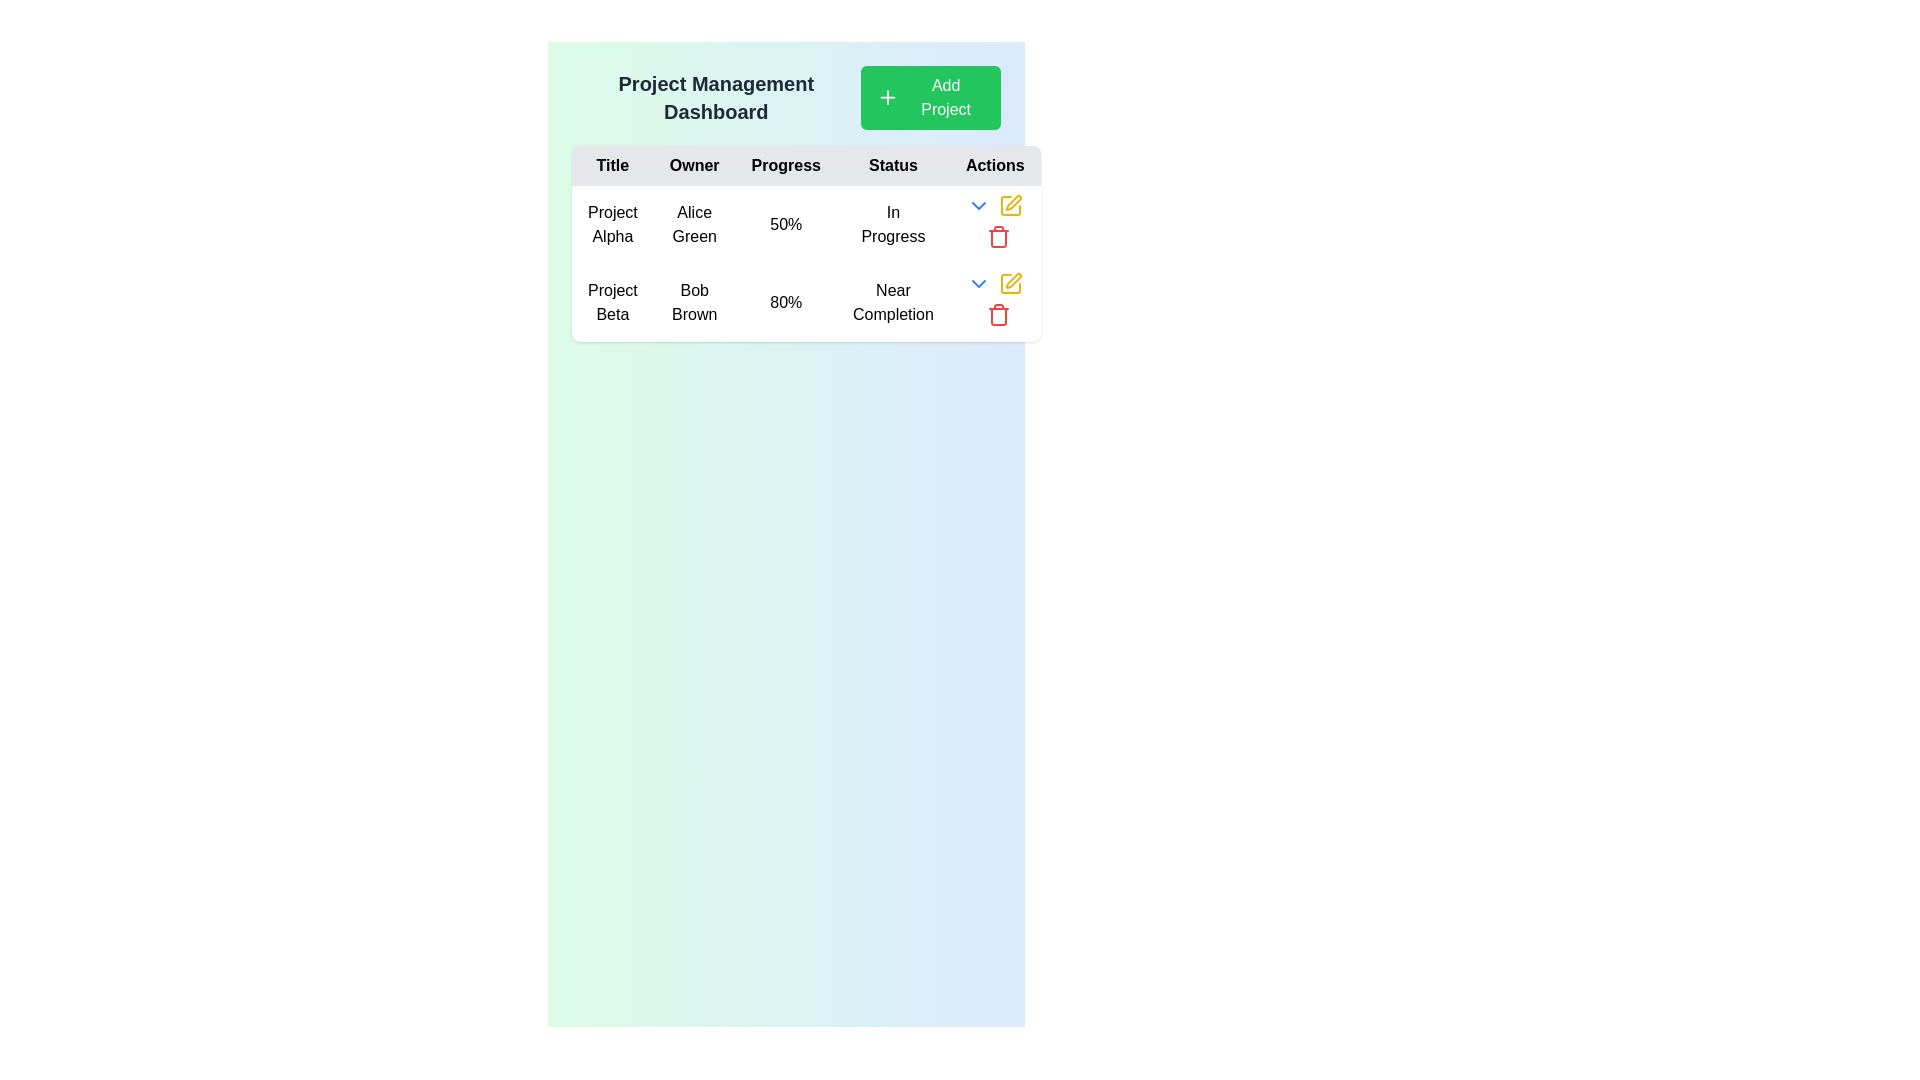 This screenshot has height=1080, width=1920. Describe the element at coordinates (999, 235) in the screenshot. I see `the red trash bin icon located in the 'Actions' column of the second row in the data table` at that location.